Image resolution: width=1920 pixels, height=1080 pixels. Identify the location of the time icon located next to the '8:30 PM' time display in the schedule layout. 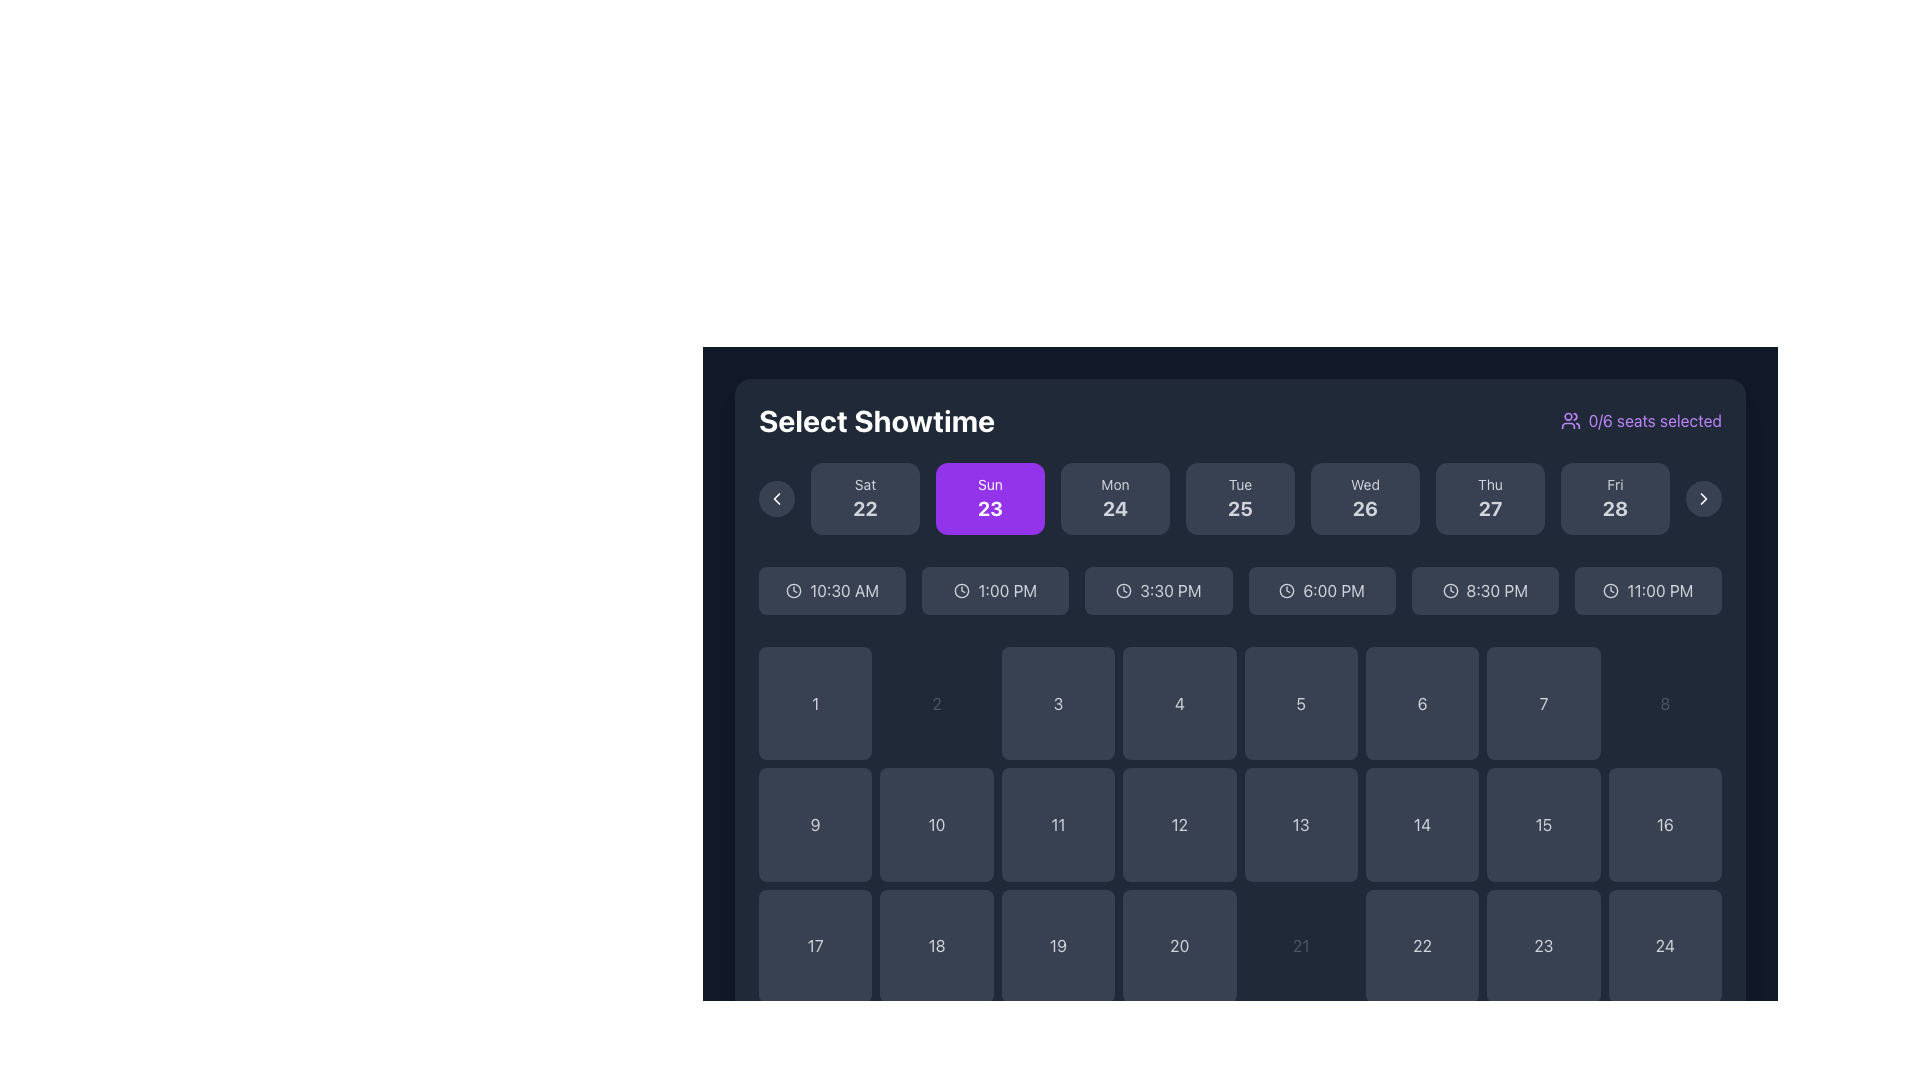
(1450, 589).